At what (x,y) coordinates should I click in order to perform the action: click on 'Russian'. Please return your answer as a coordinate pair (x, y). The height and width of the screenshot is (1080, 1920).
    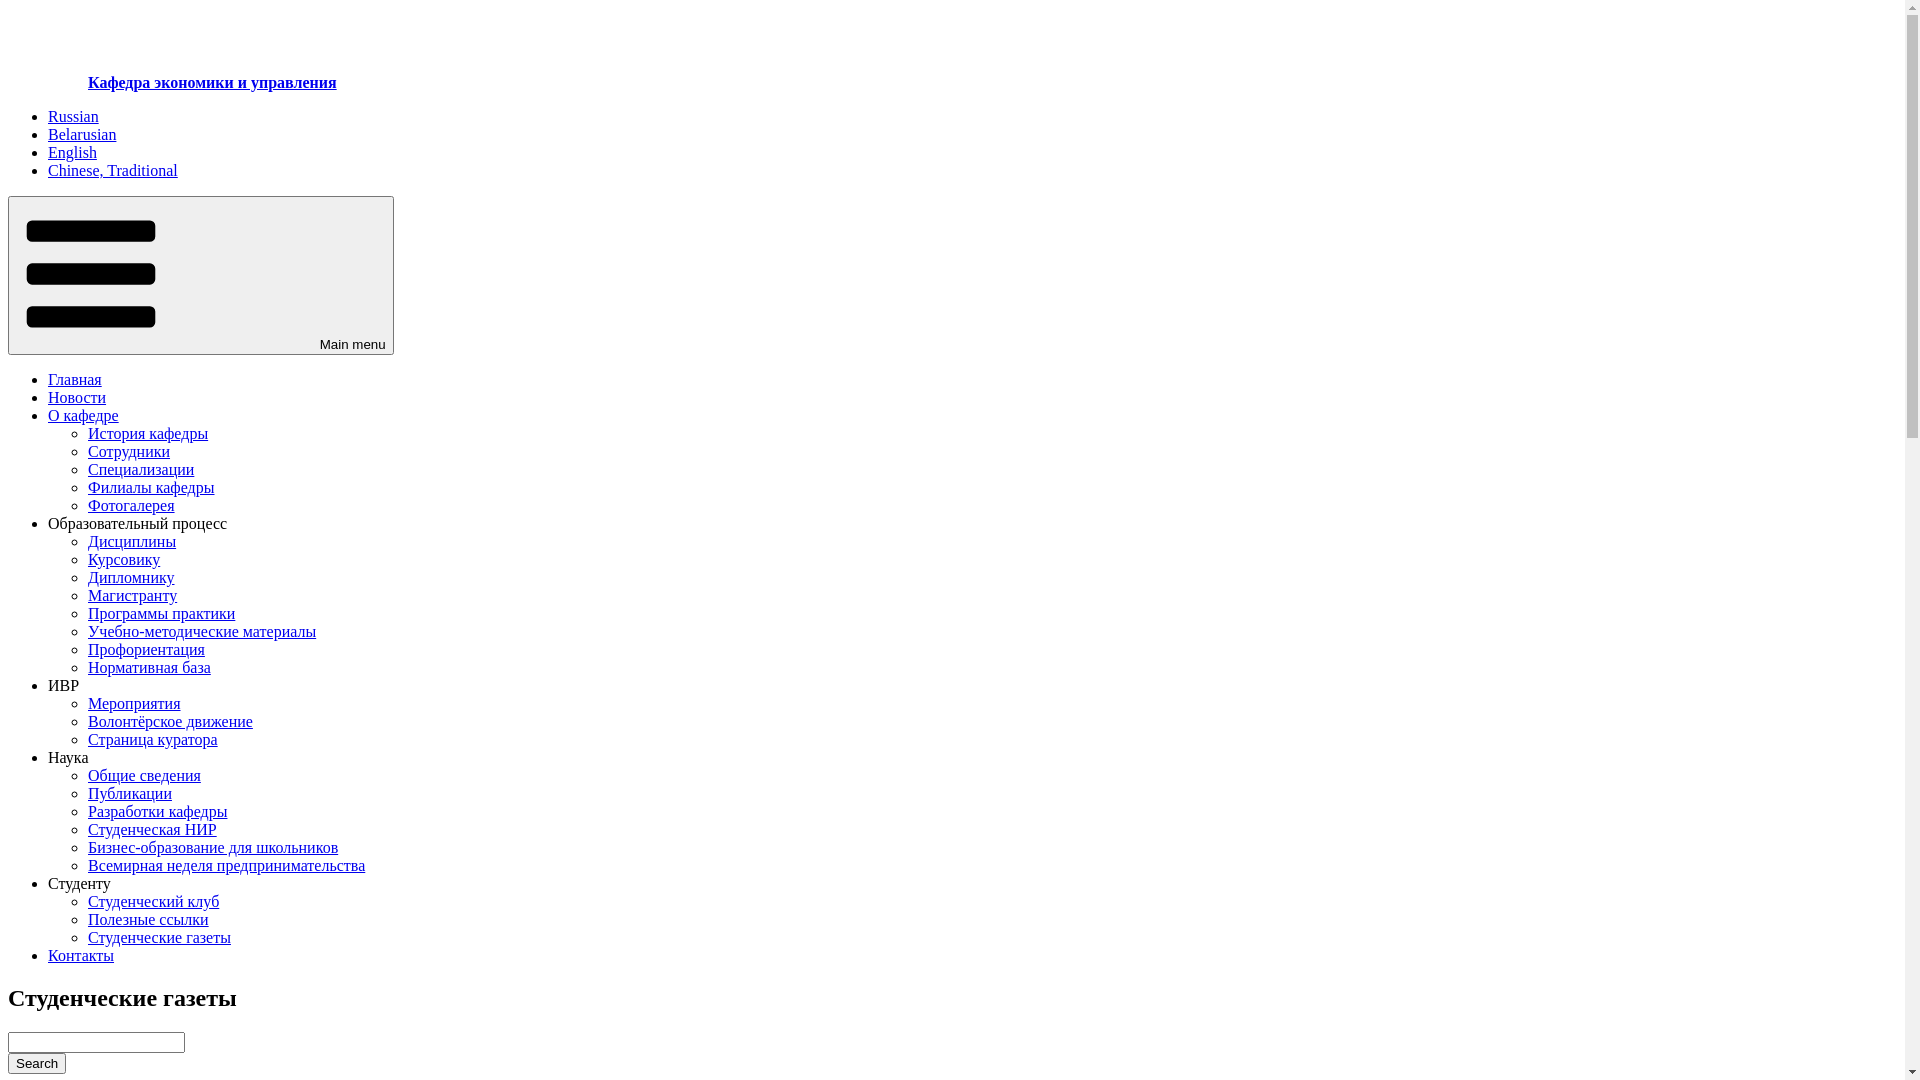
    Looking at the image, I should click on (48, 116).